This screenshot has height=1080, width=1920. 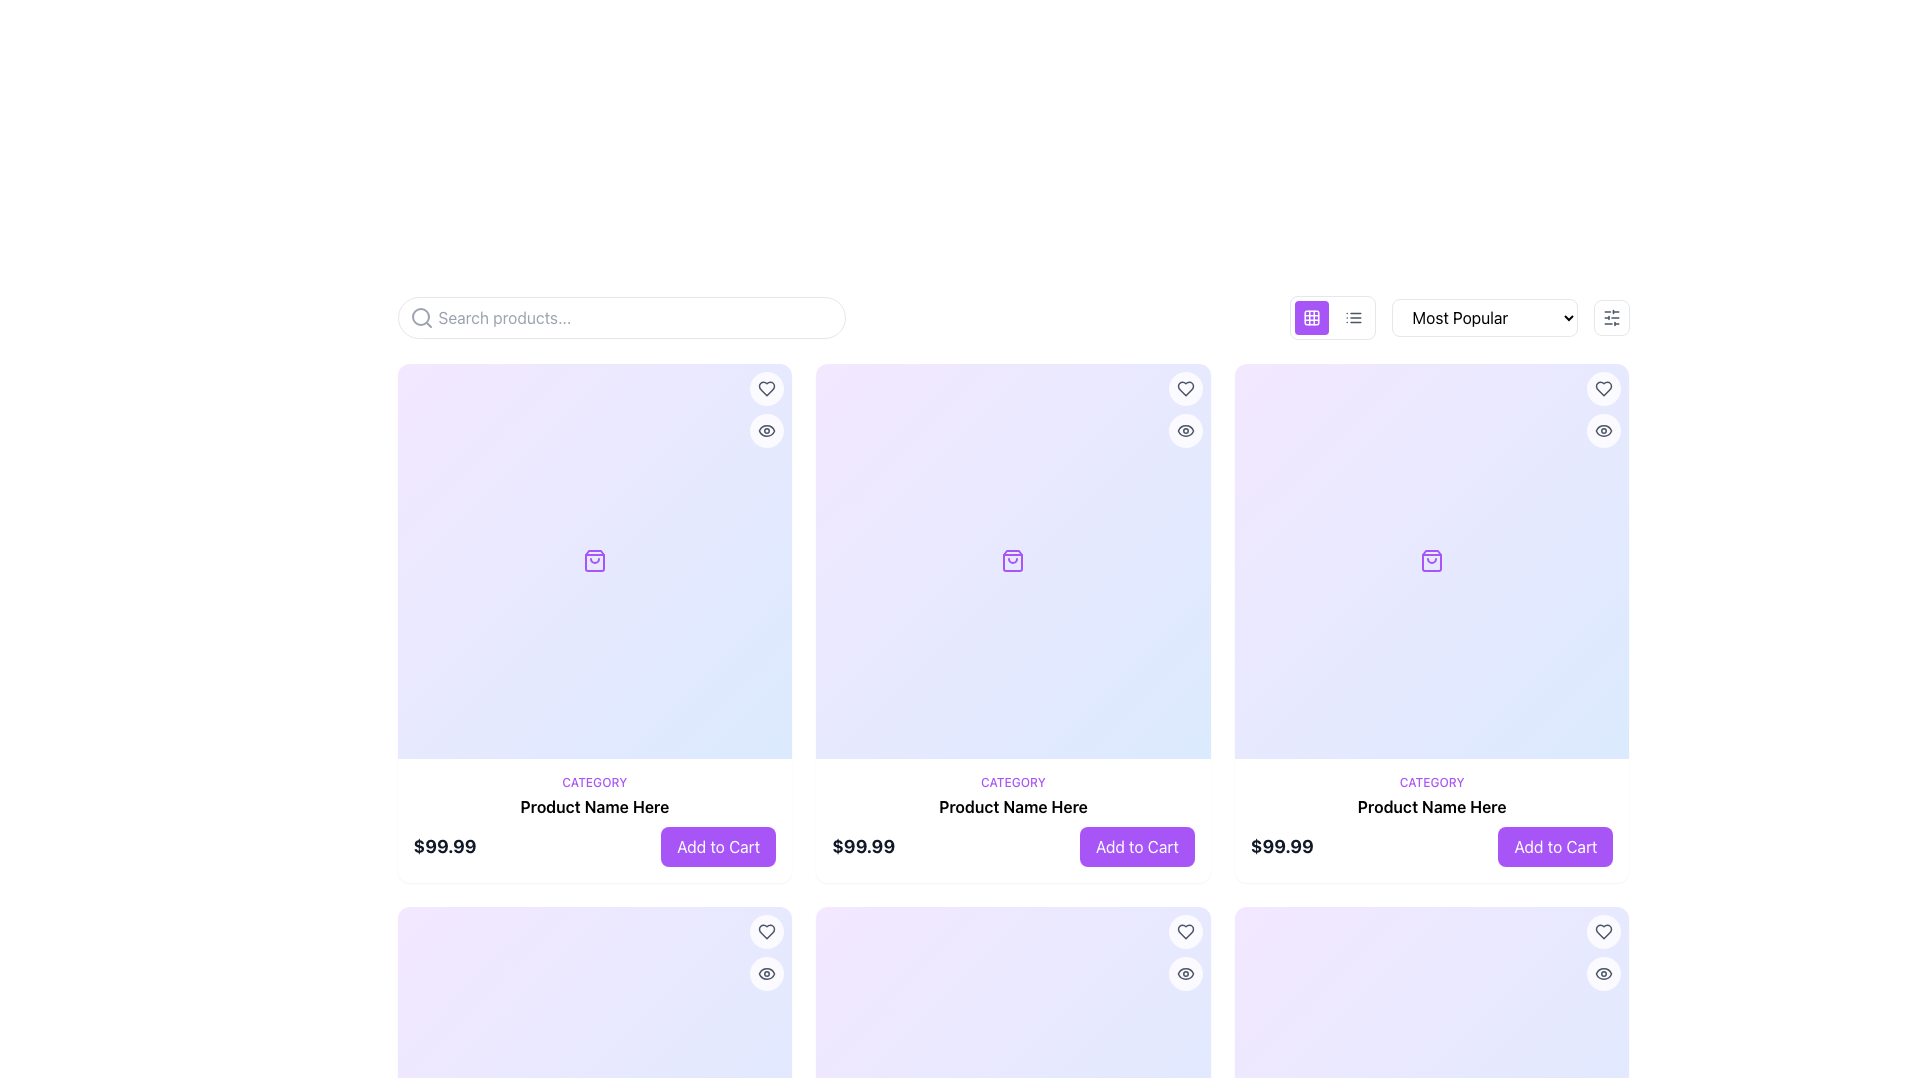 I want to click on the price text label located at the bottom left of the product card, which indicates the price of the displayed product, so click(x=444, y=846).